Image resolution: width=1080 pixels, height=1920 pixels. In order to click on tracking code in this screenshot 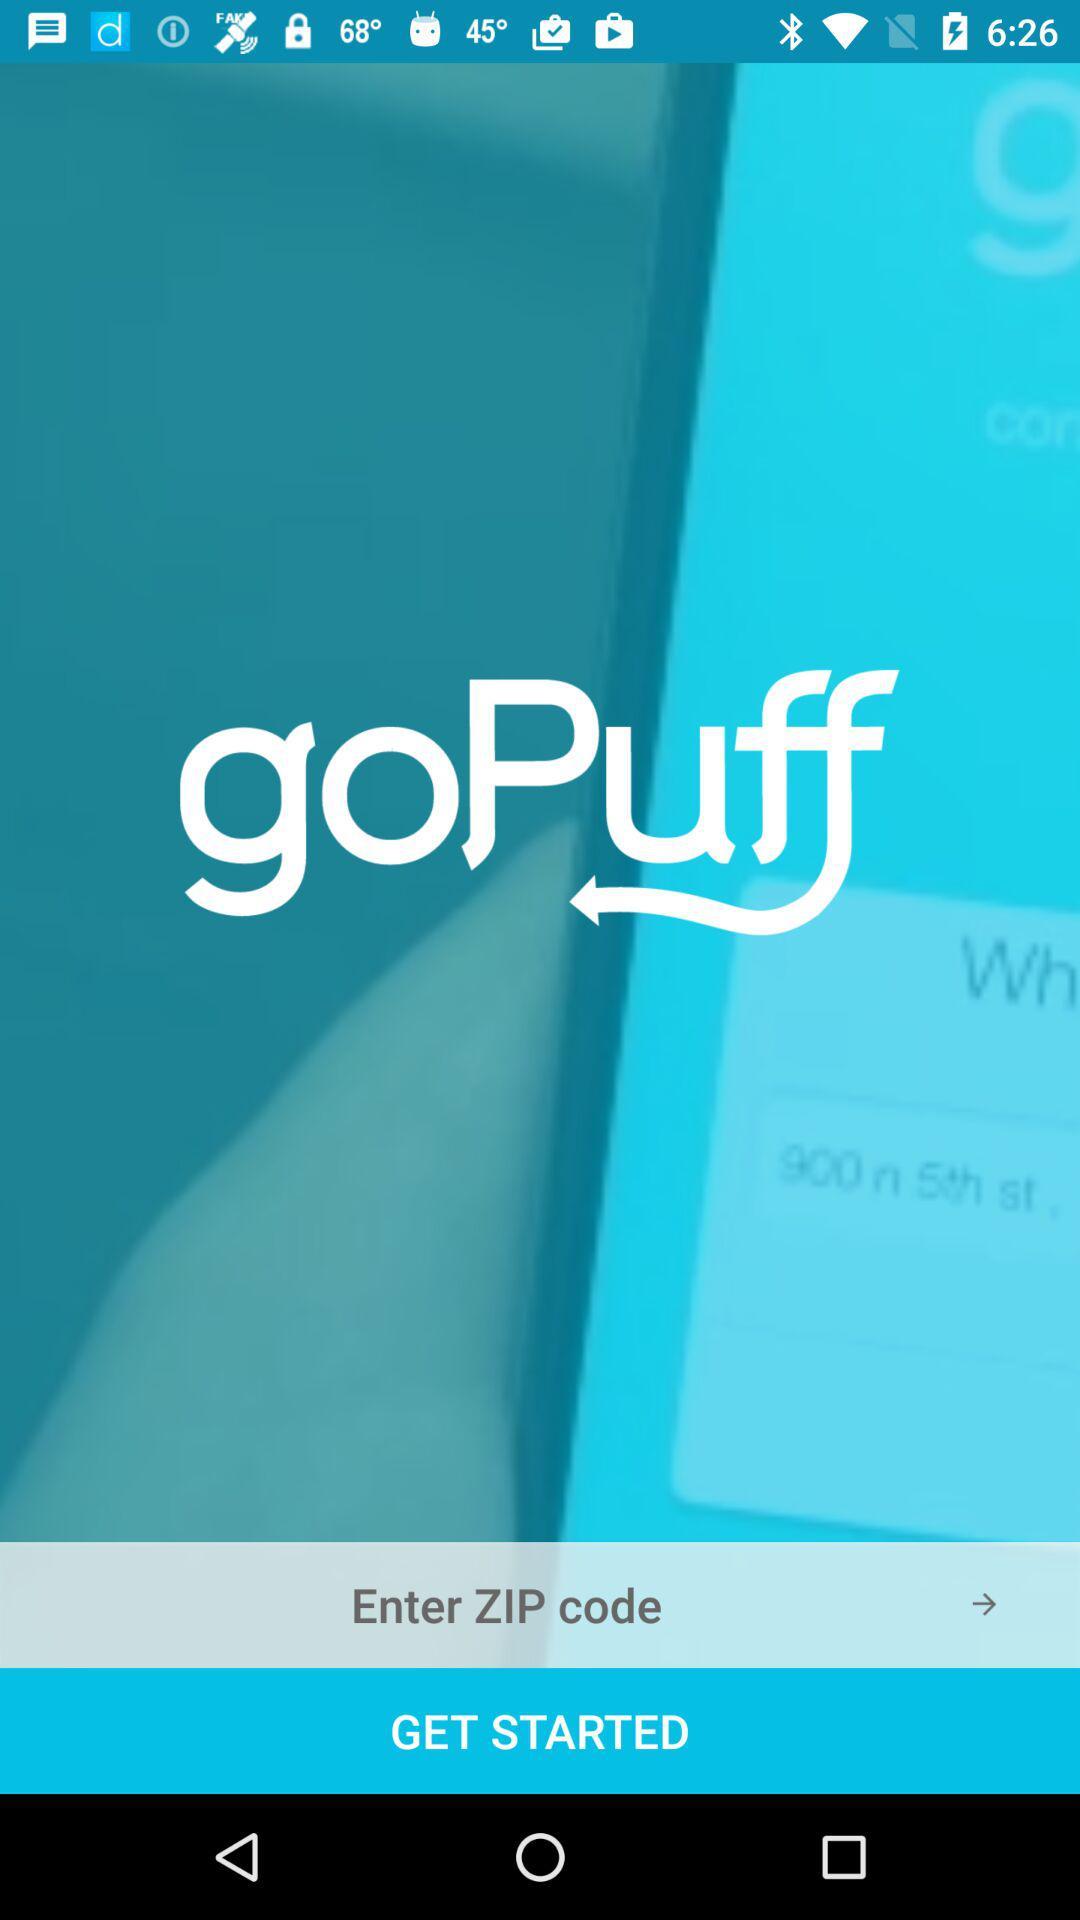, I will do `click(540, 1604)`.